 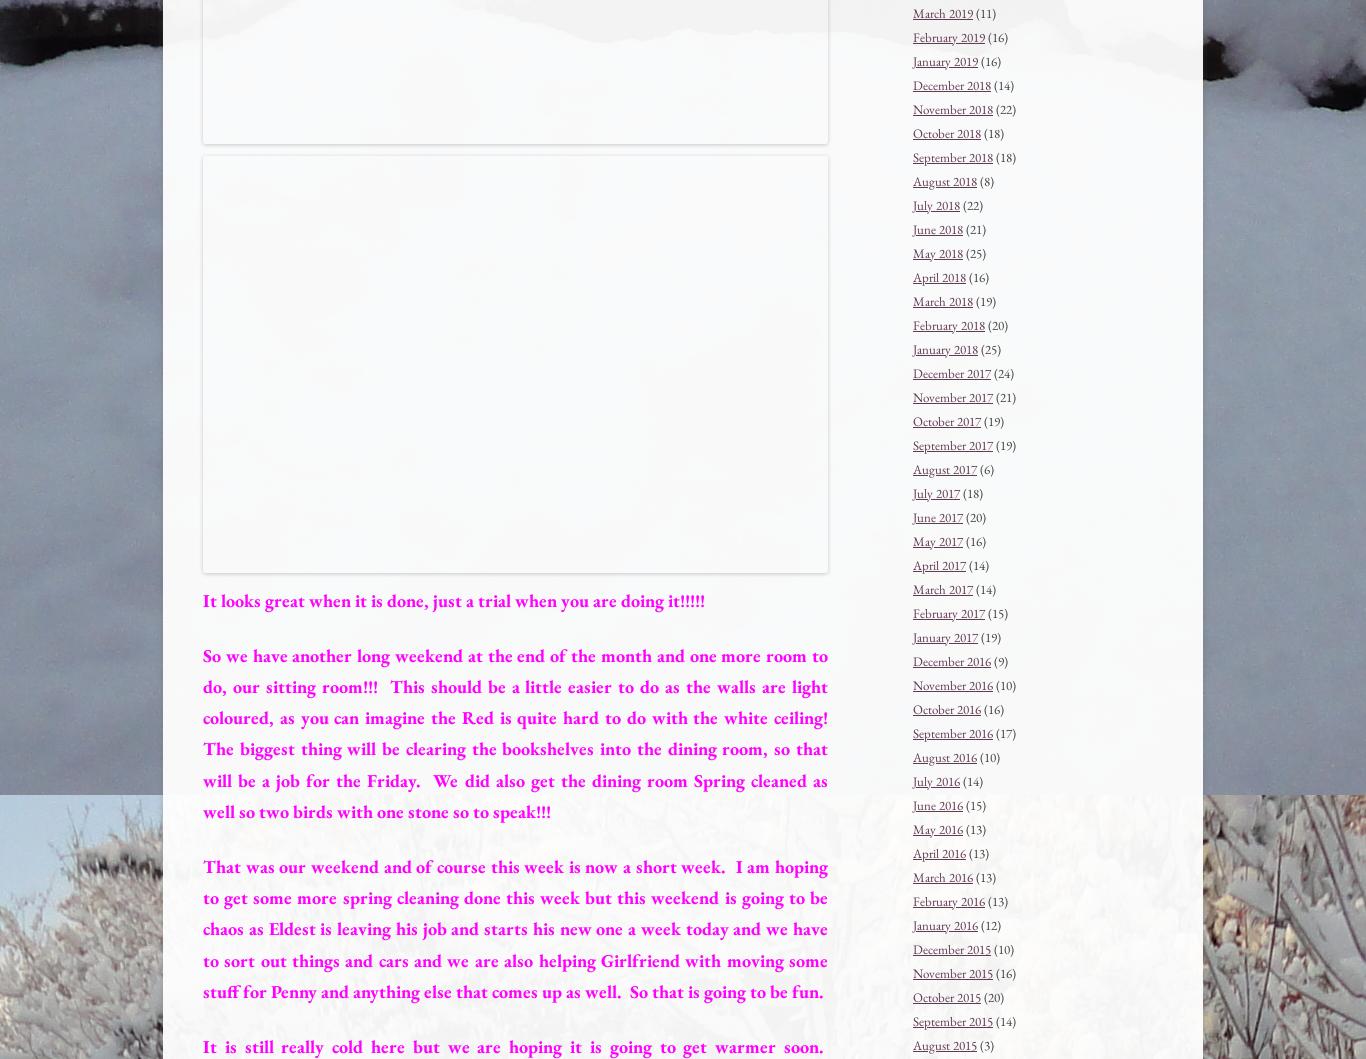 I want to click on '(11)', so click(x=973, y=12).